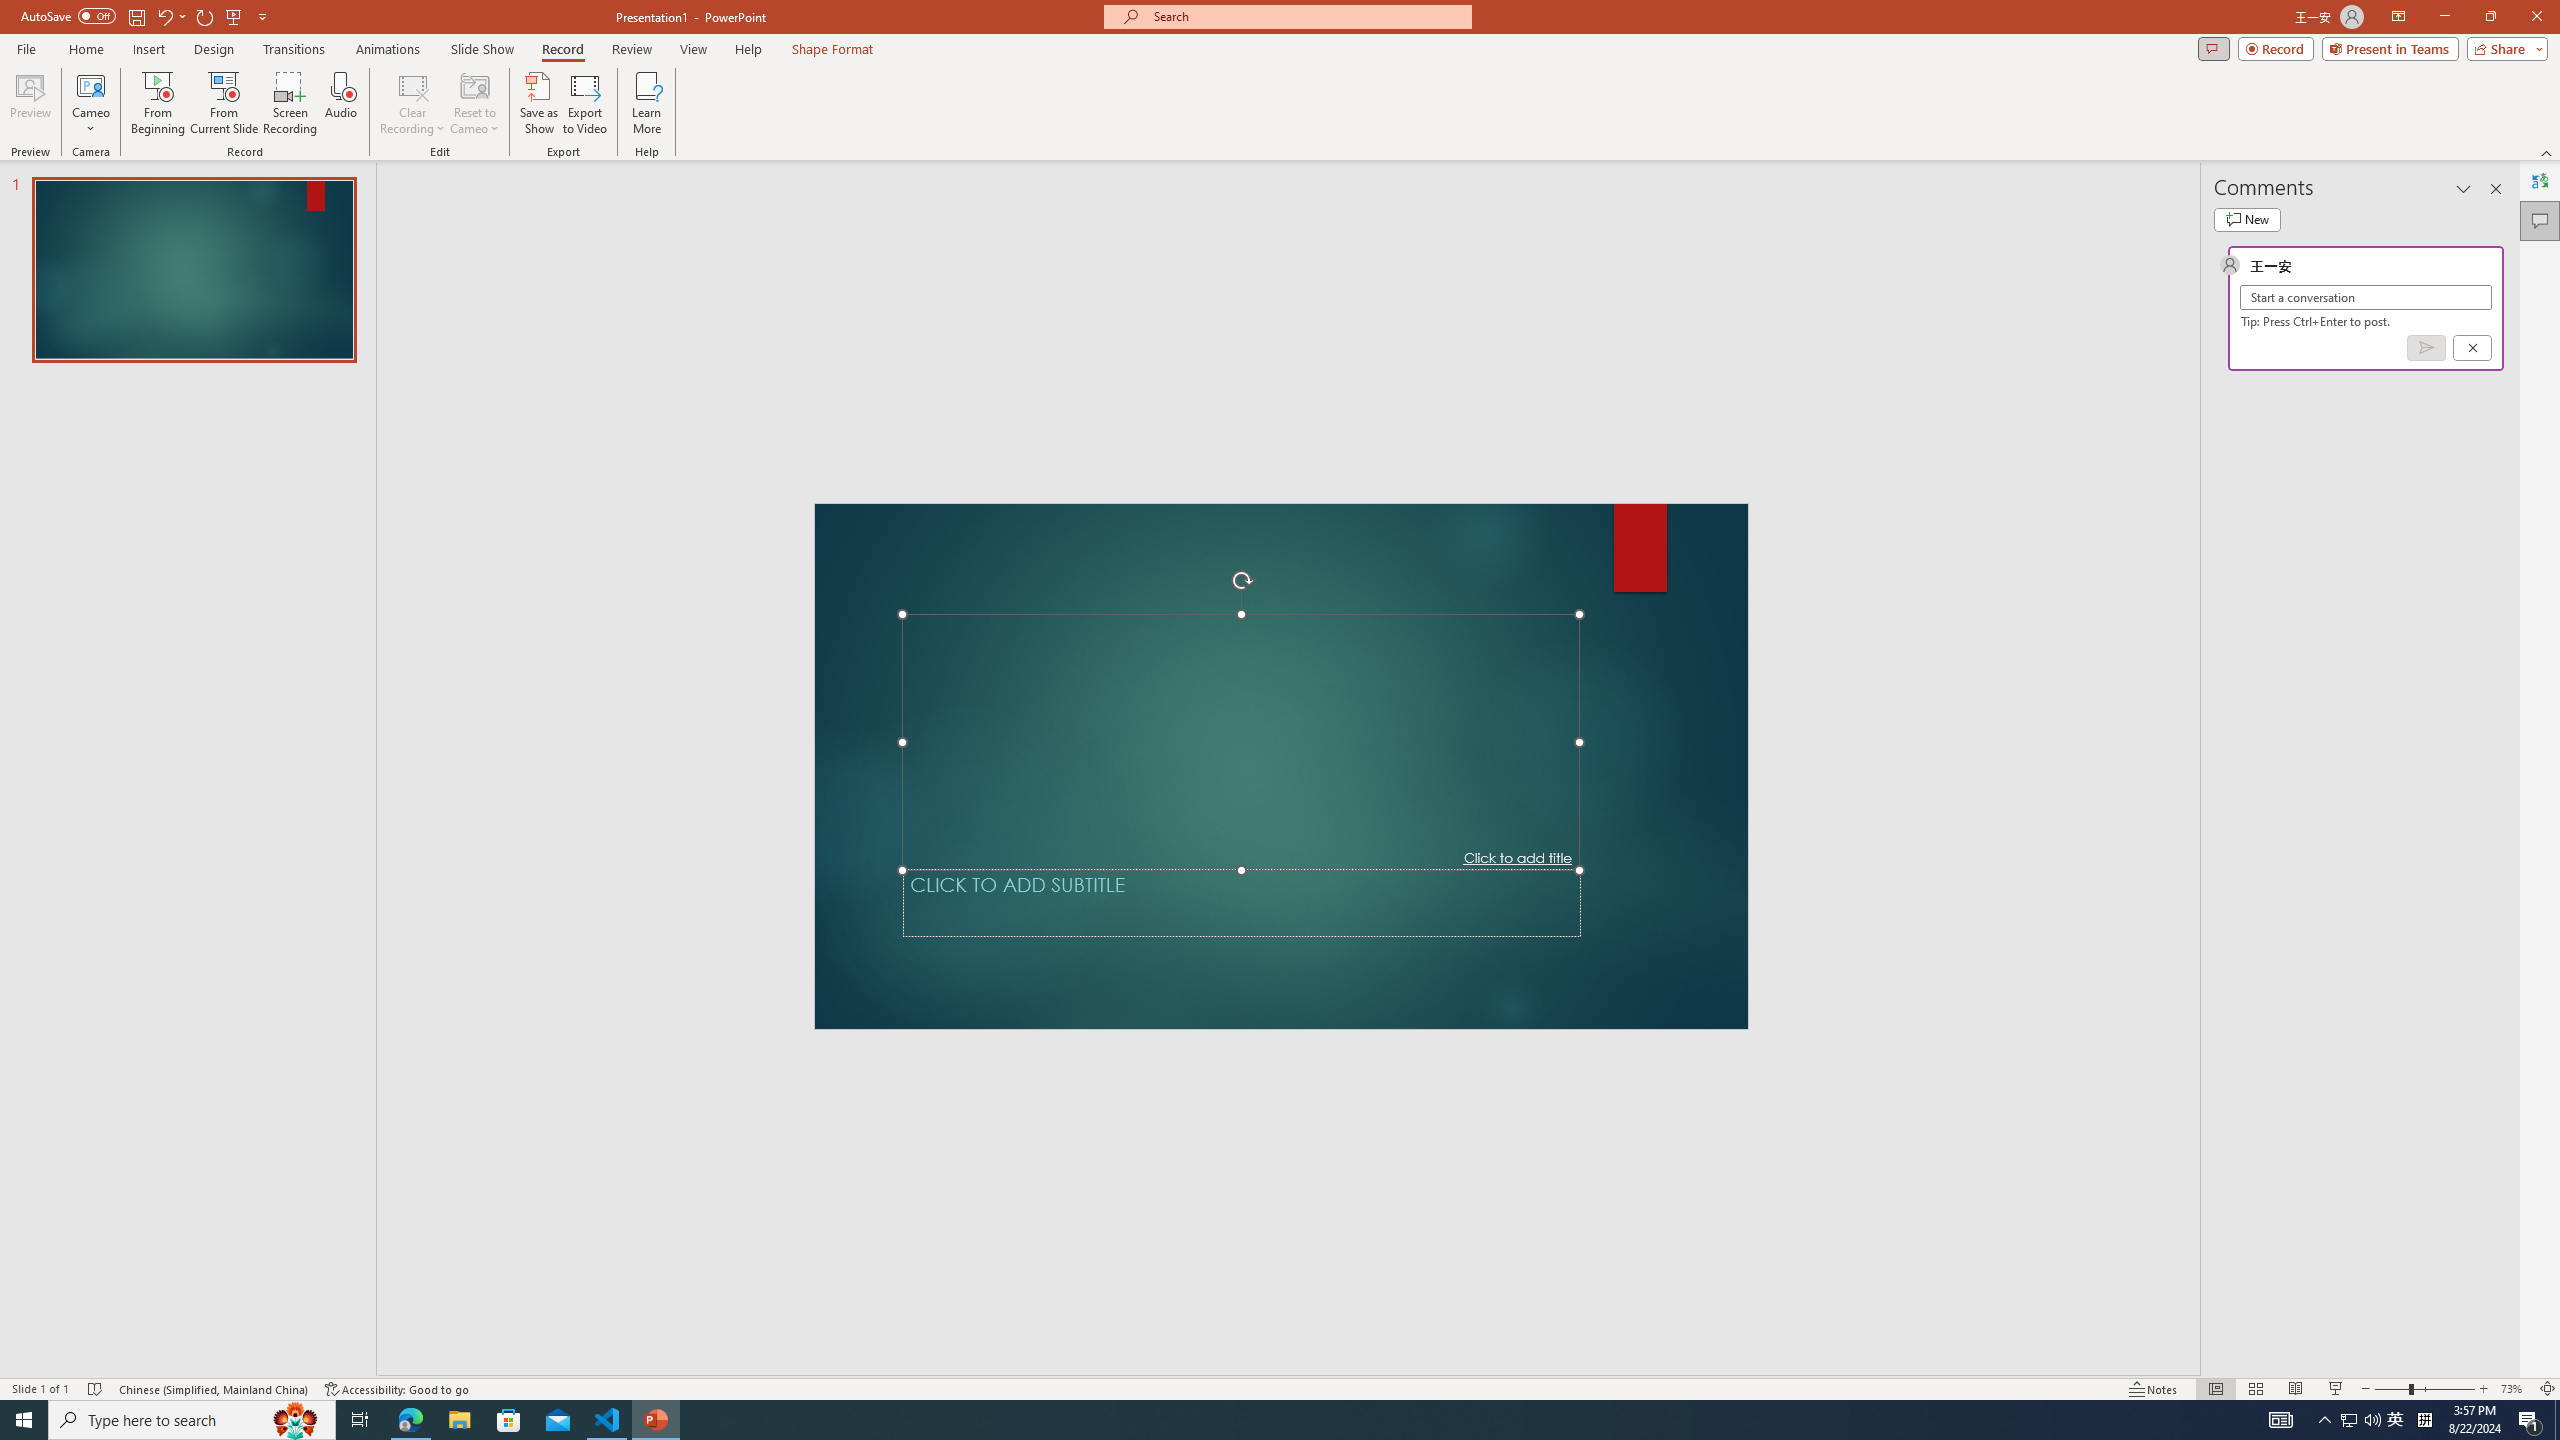  What do you see at coordinates (111, 1359) in the screenshot?
I see `'Spelling and Grammar Check No Errors'` at bounding box center [111, 1359].